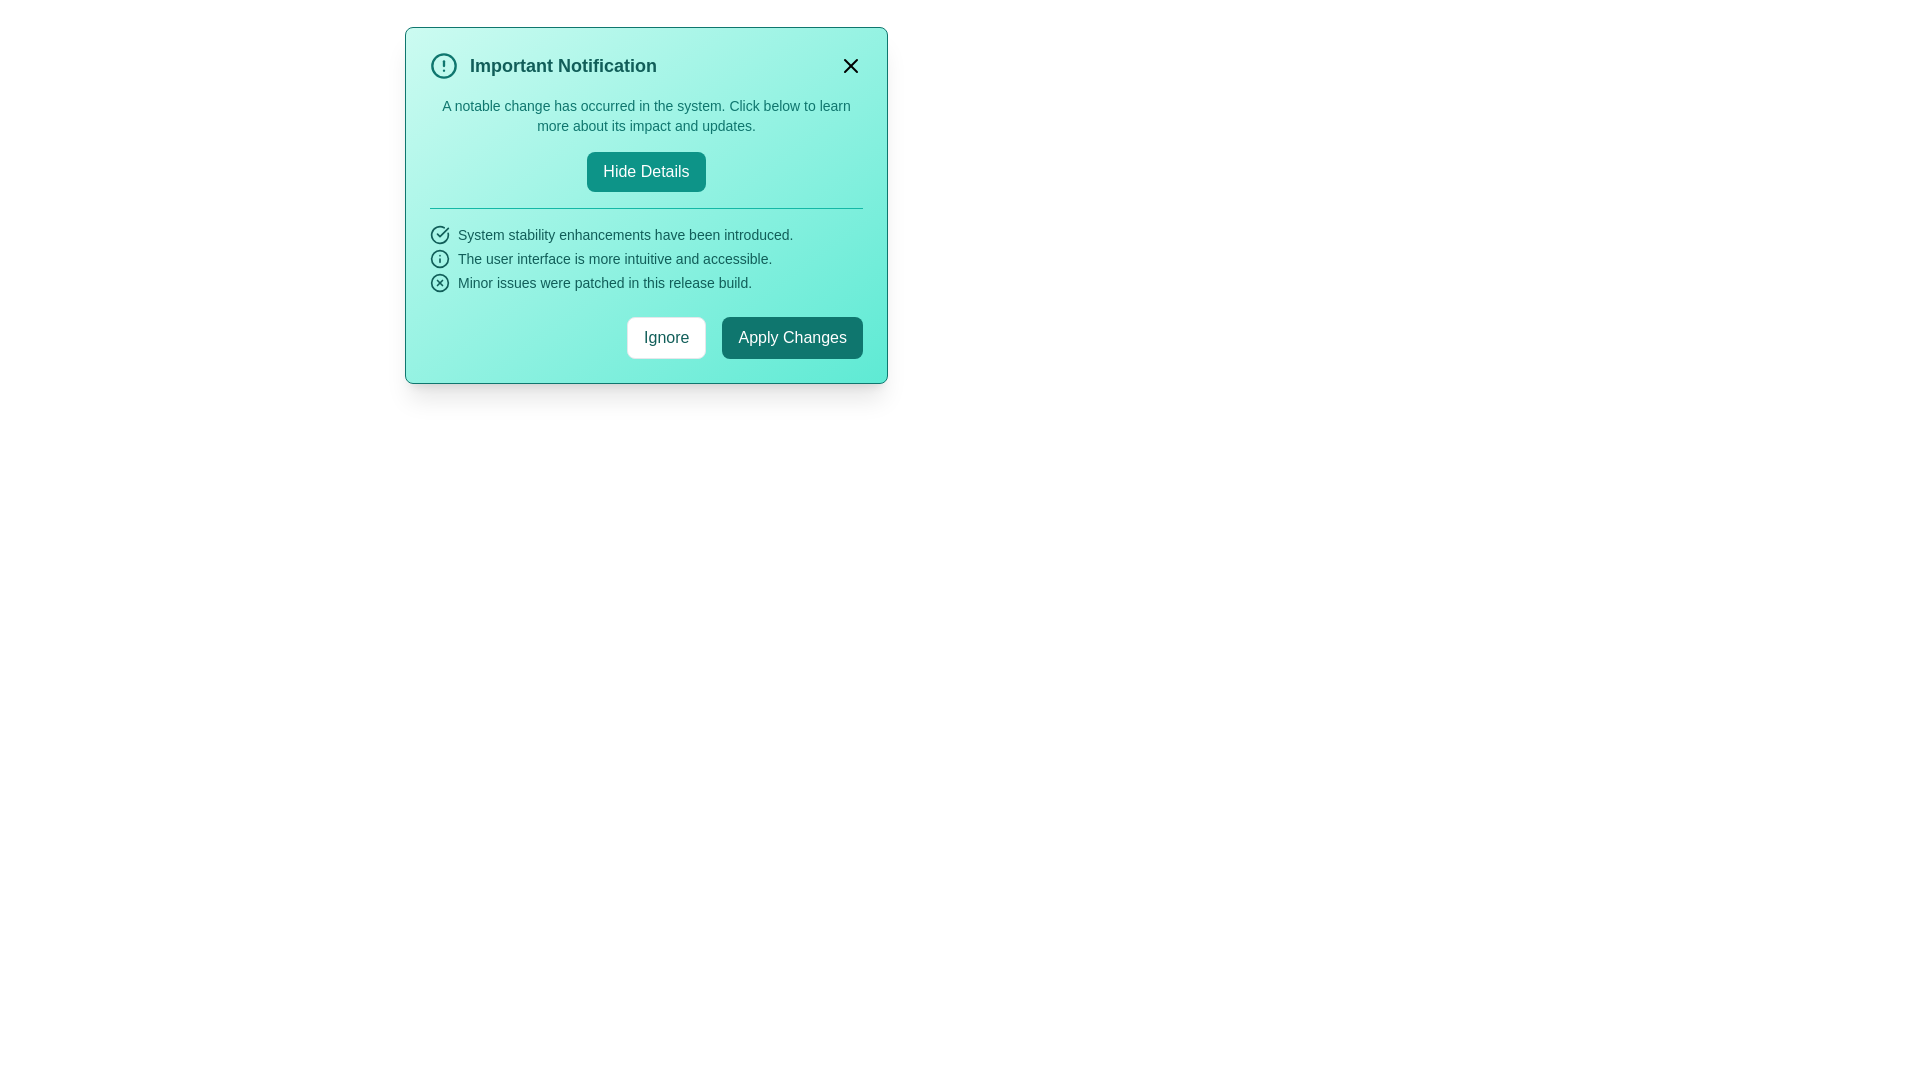 This screenshot has height=1080, width=1920. I want to click on the 'Ignore' button, which is a rectangular button with rounded corners, white background, and teal text, located at the bottom right of a notification modal, so click(666, 337).